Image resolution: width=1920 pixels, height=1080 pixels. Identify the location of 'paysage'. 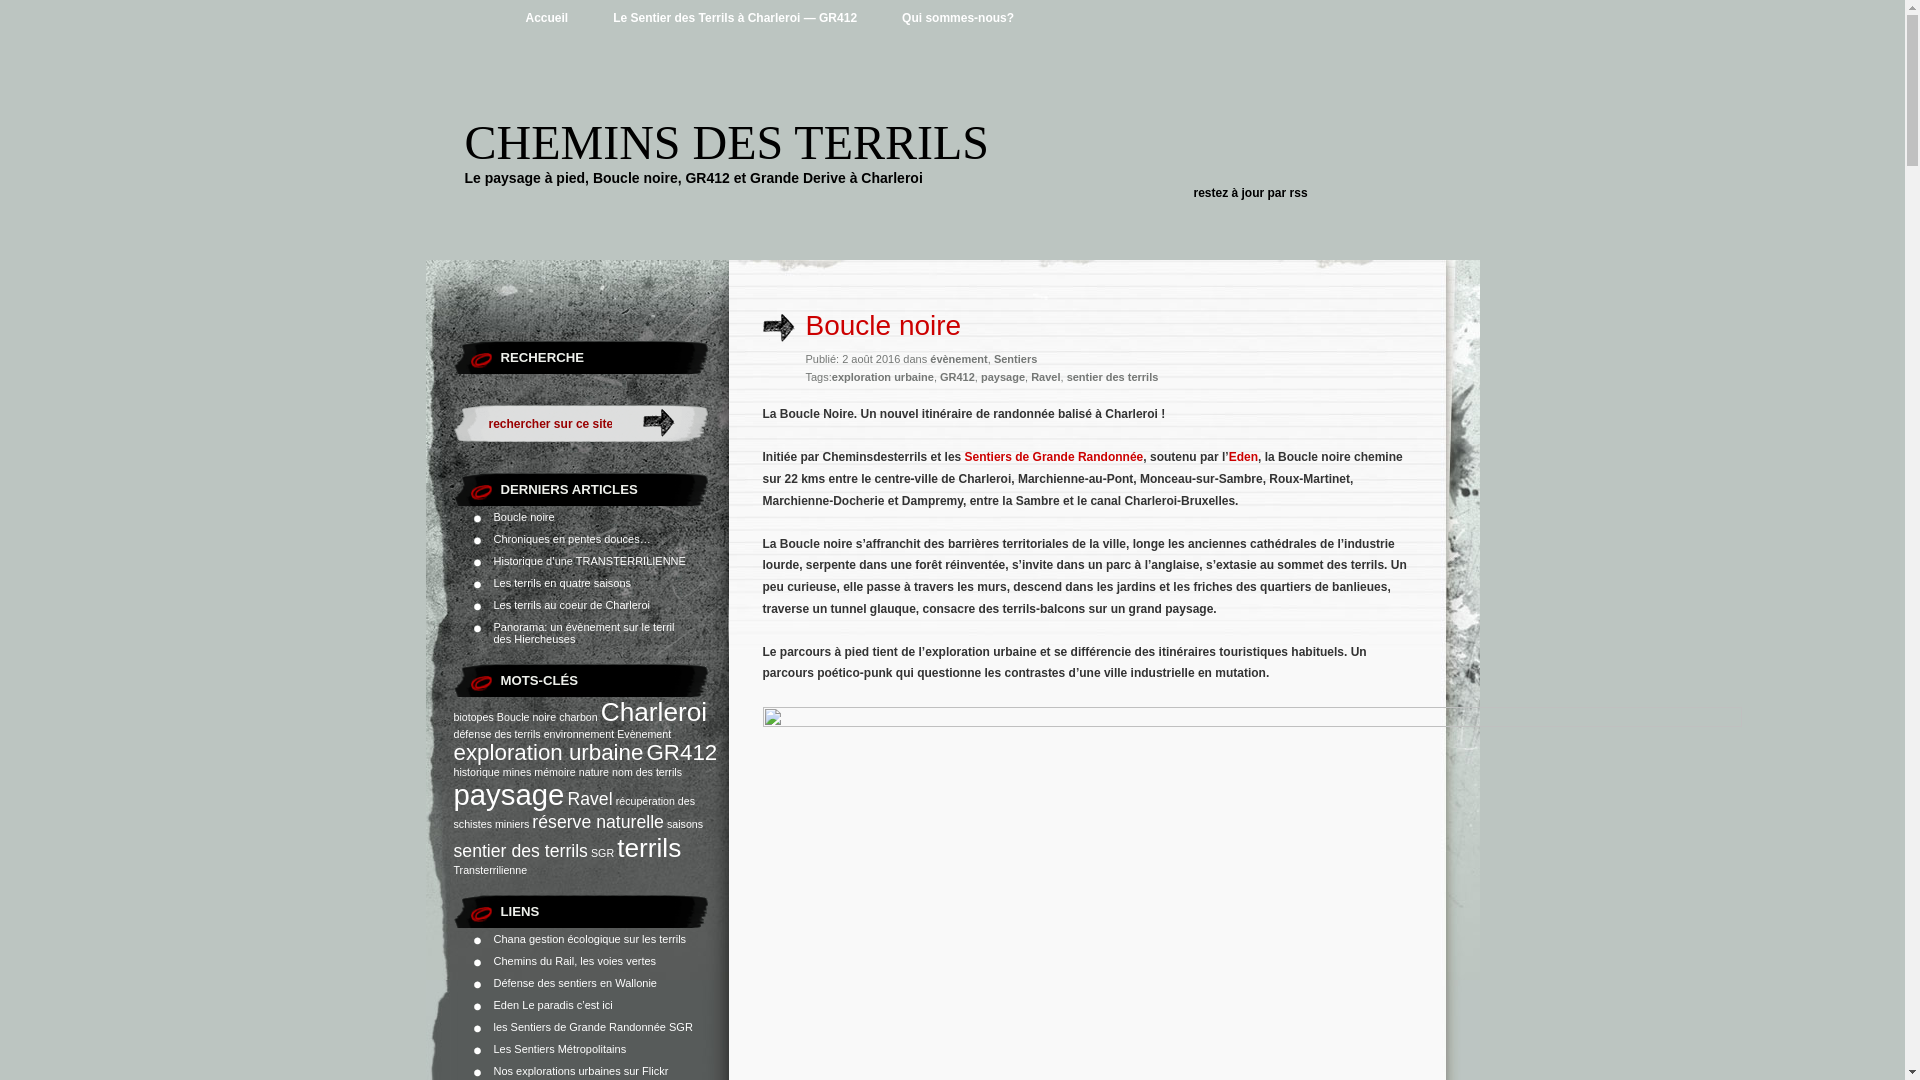
(1003, 377).